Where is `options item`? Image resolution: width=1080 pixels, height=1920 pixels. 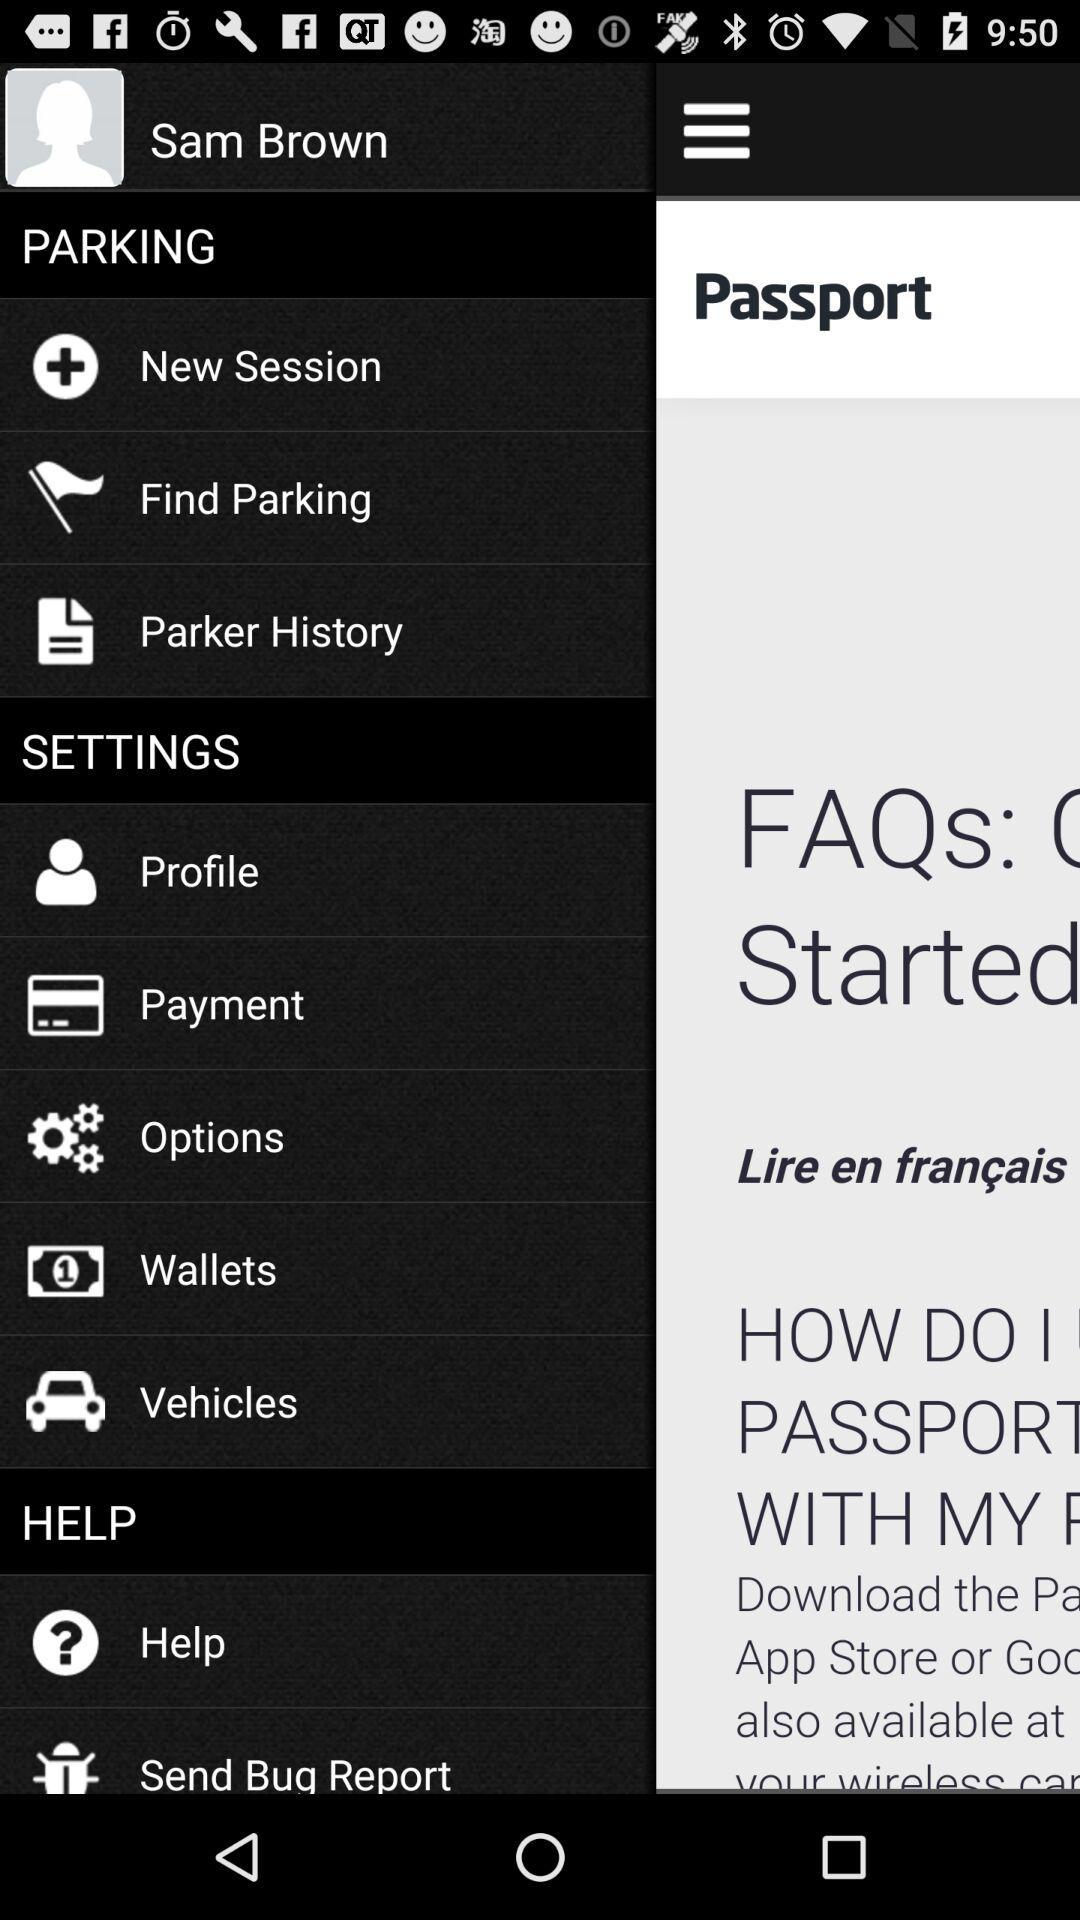 options item is located at coordinates (212, 1135).